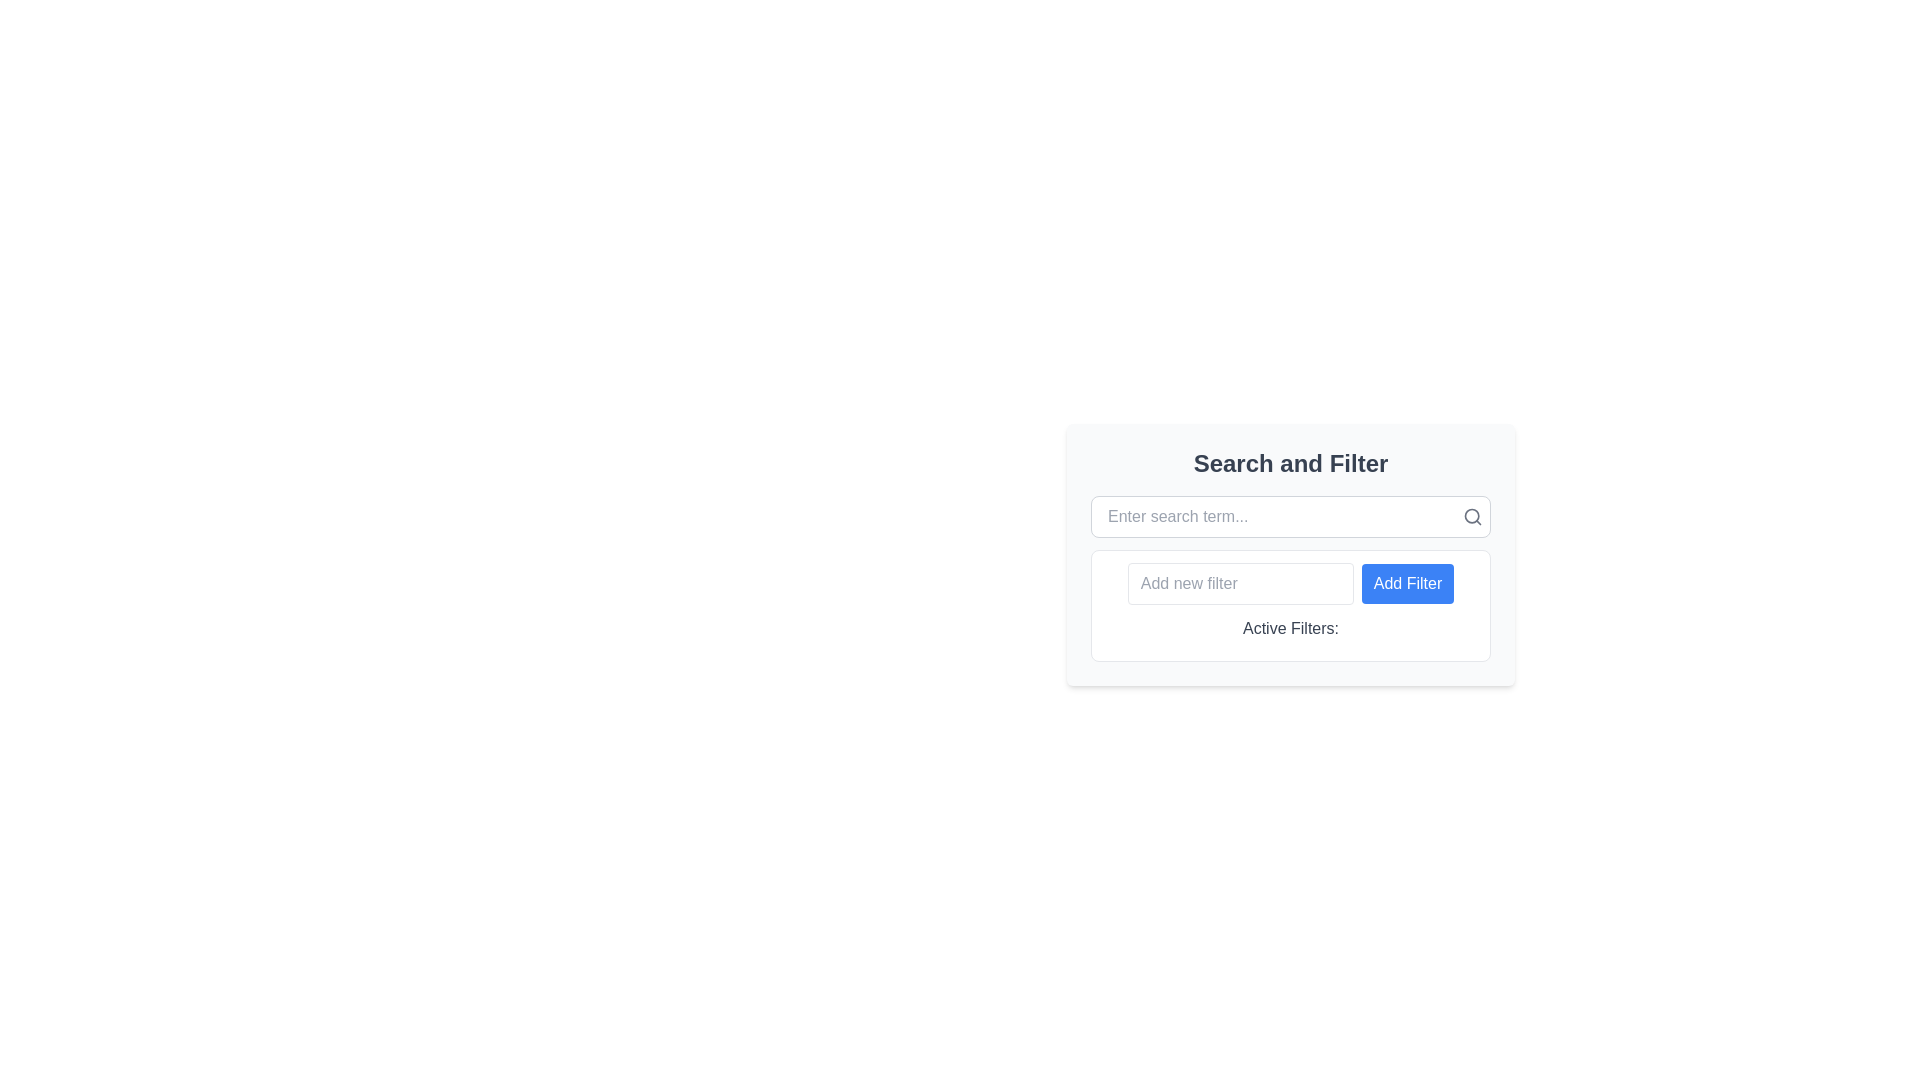  I want to click on the circular part of the magnifying glass icon located on the right side of the 'Enter search term...' input field in the search bar, so click(1472, 515).